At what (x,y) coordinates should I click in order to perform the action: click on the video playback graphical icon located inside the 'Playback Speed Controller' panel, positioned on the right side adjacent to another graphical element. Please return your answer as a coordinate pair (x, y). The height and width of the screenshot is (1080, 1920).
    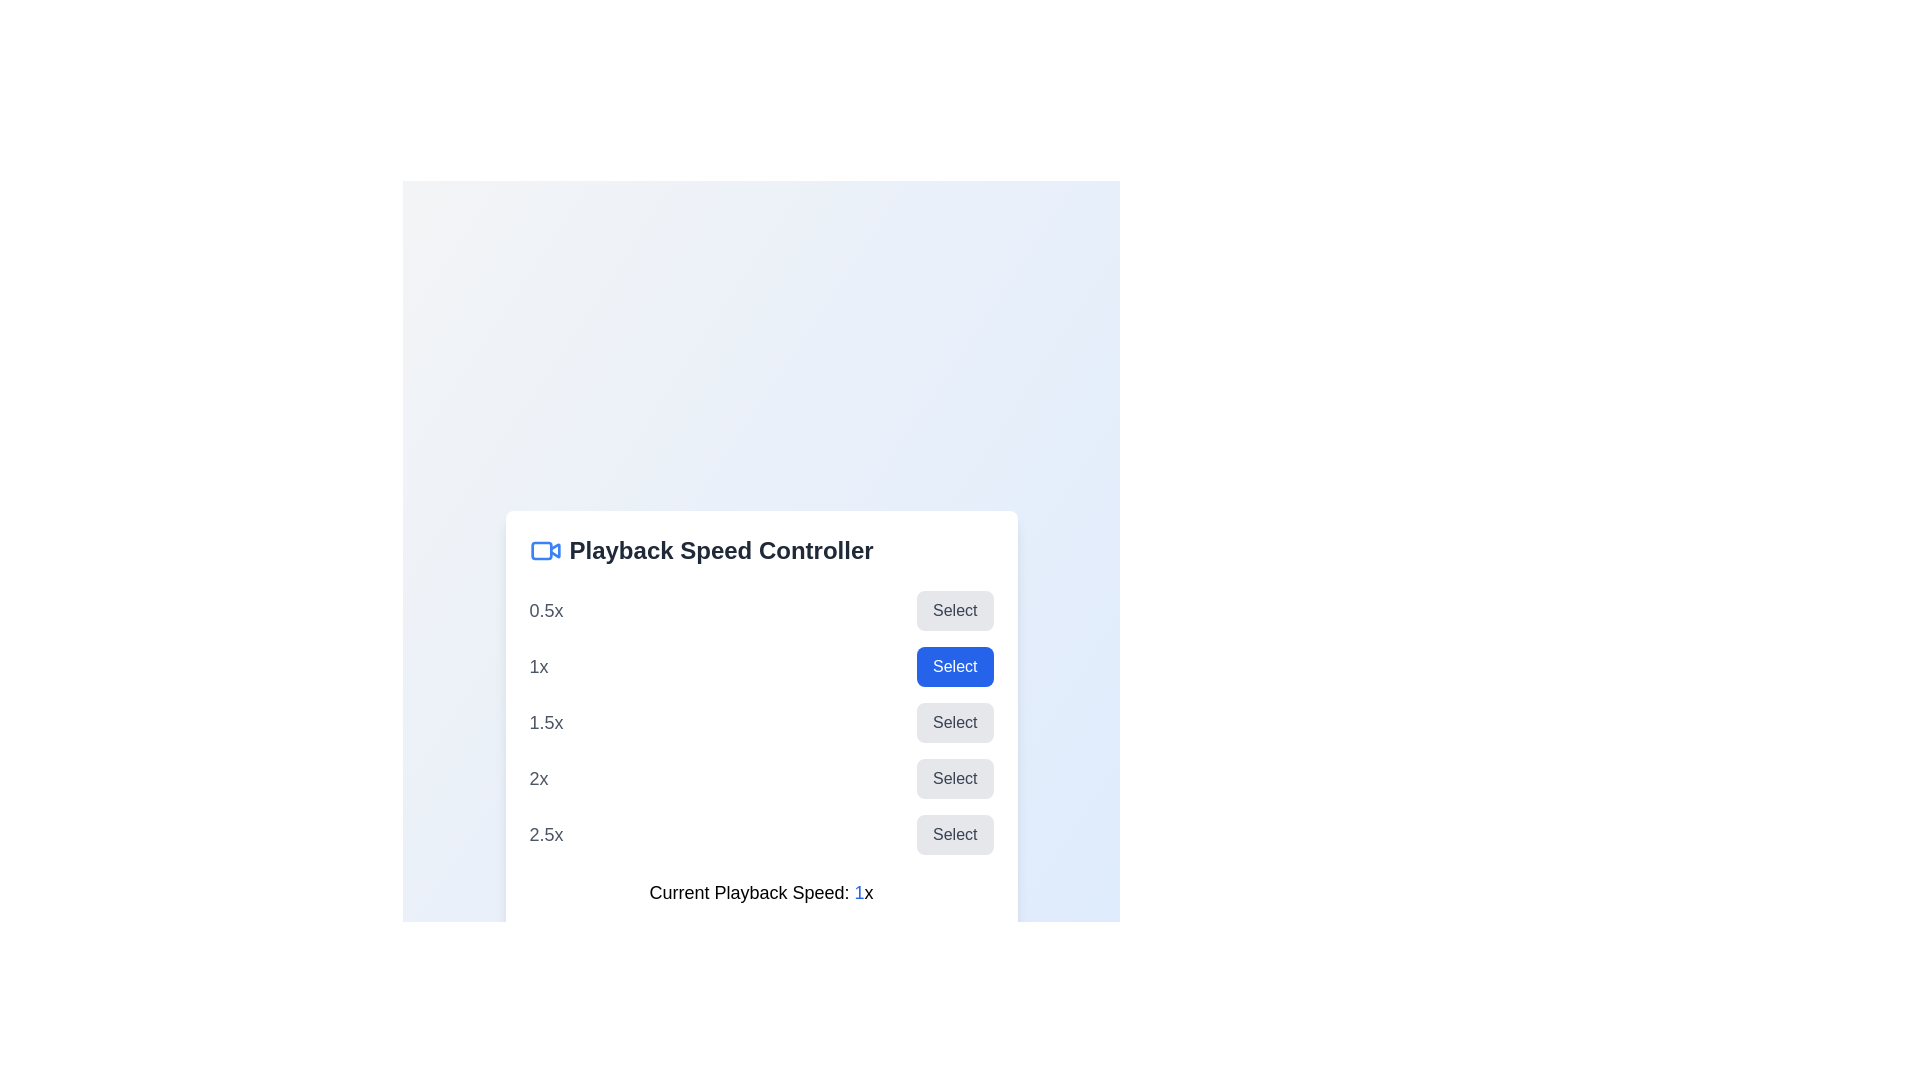
    Looking at the image, I should click on (554, 550).